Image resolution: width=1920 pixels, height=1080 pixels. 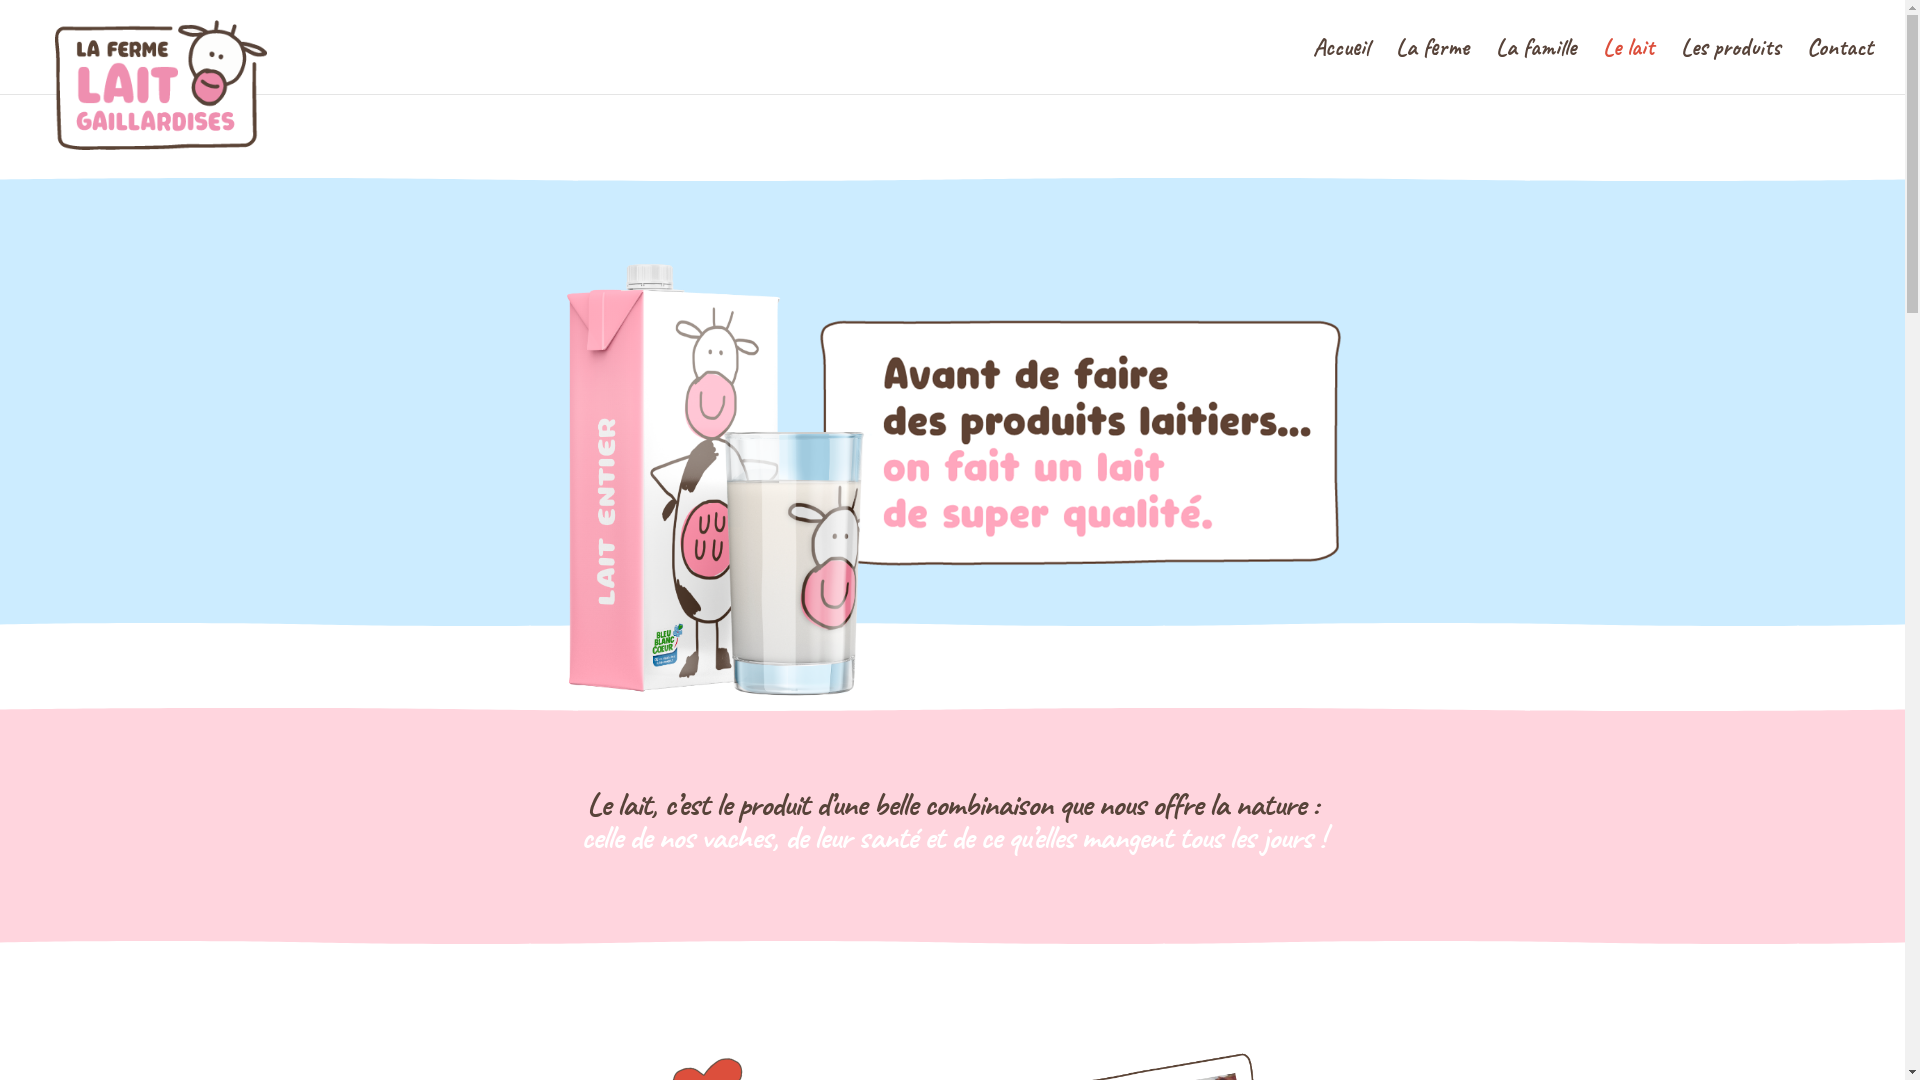 I want to click on 'Accueil', so click(x=1340, y=65).